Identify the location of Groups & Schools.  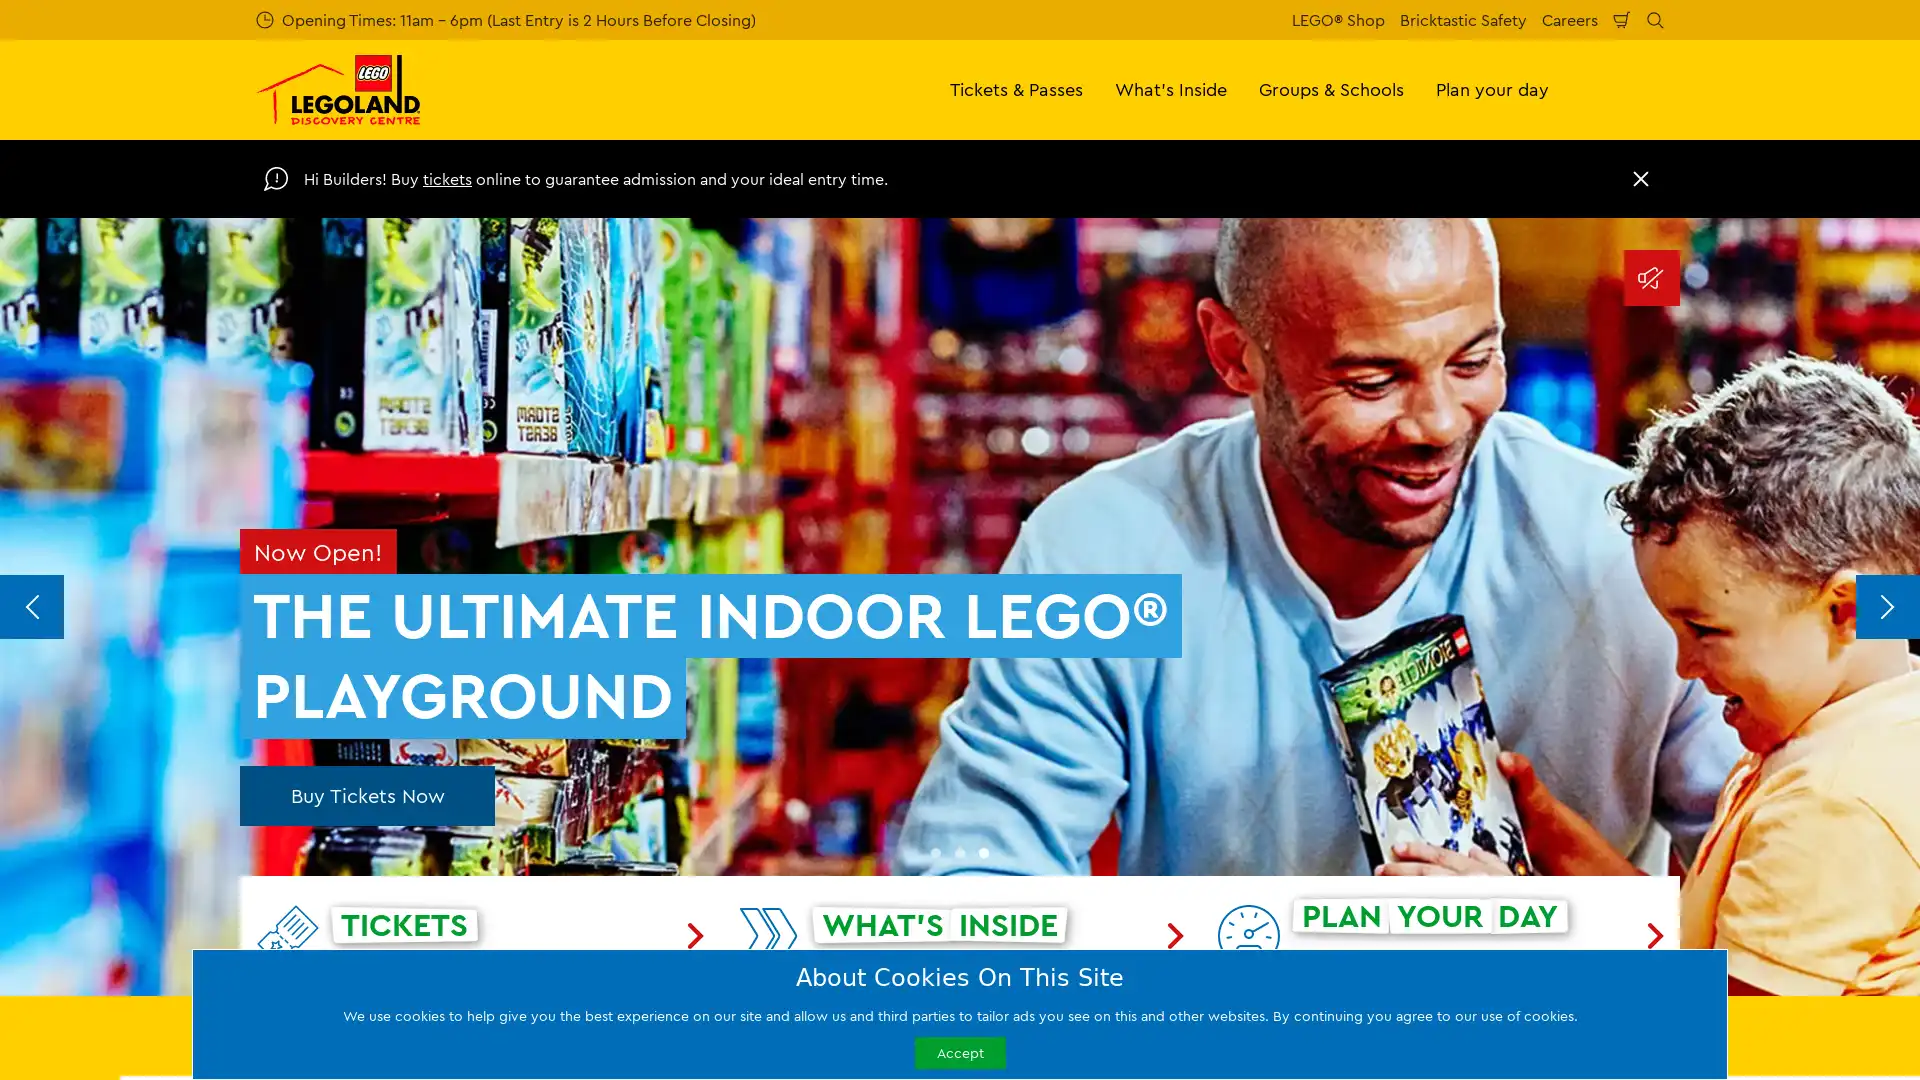
(1331, 88).